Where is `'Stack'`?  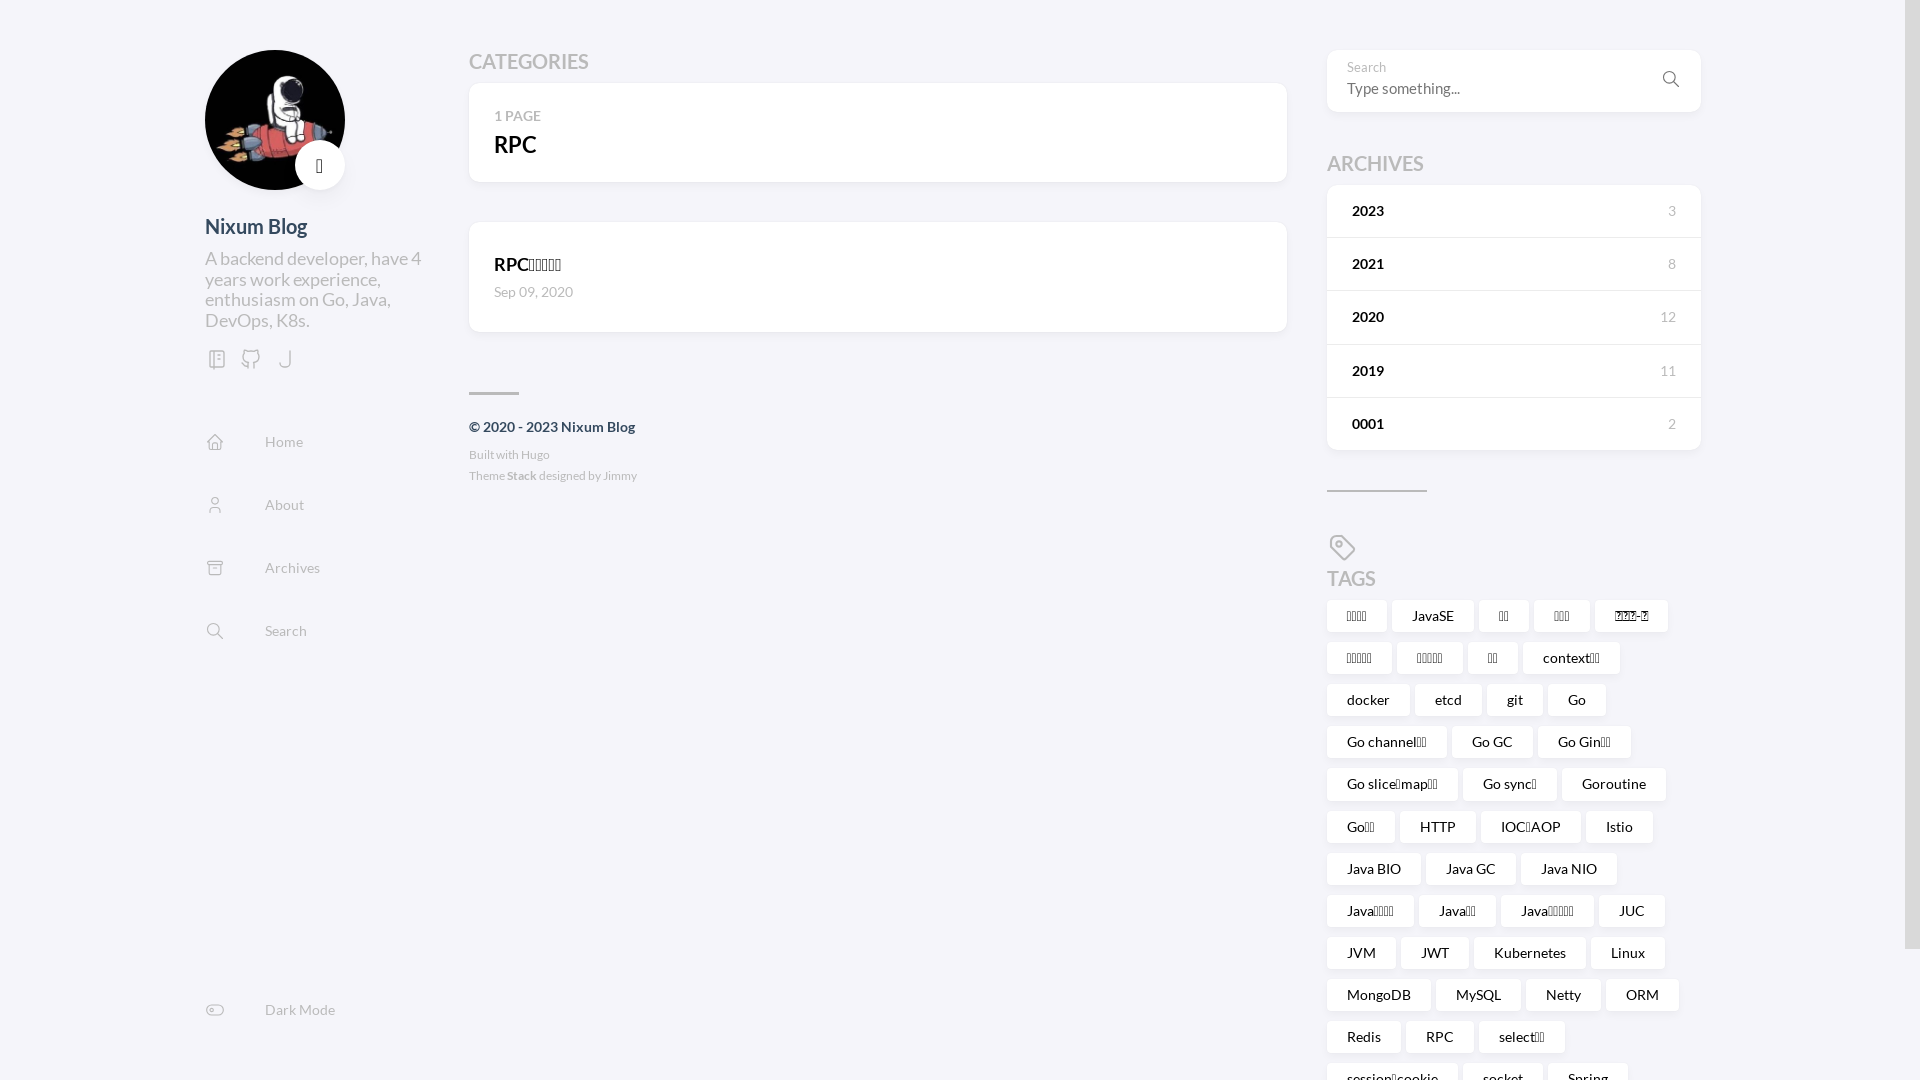
'Stack' is located at coordinates (522, 475).